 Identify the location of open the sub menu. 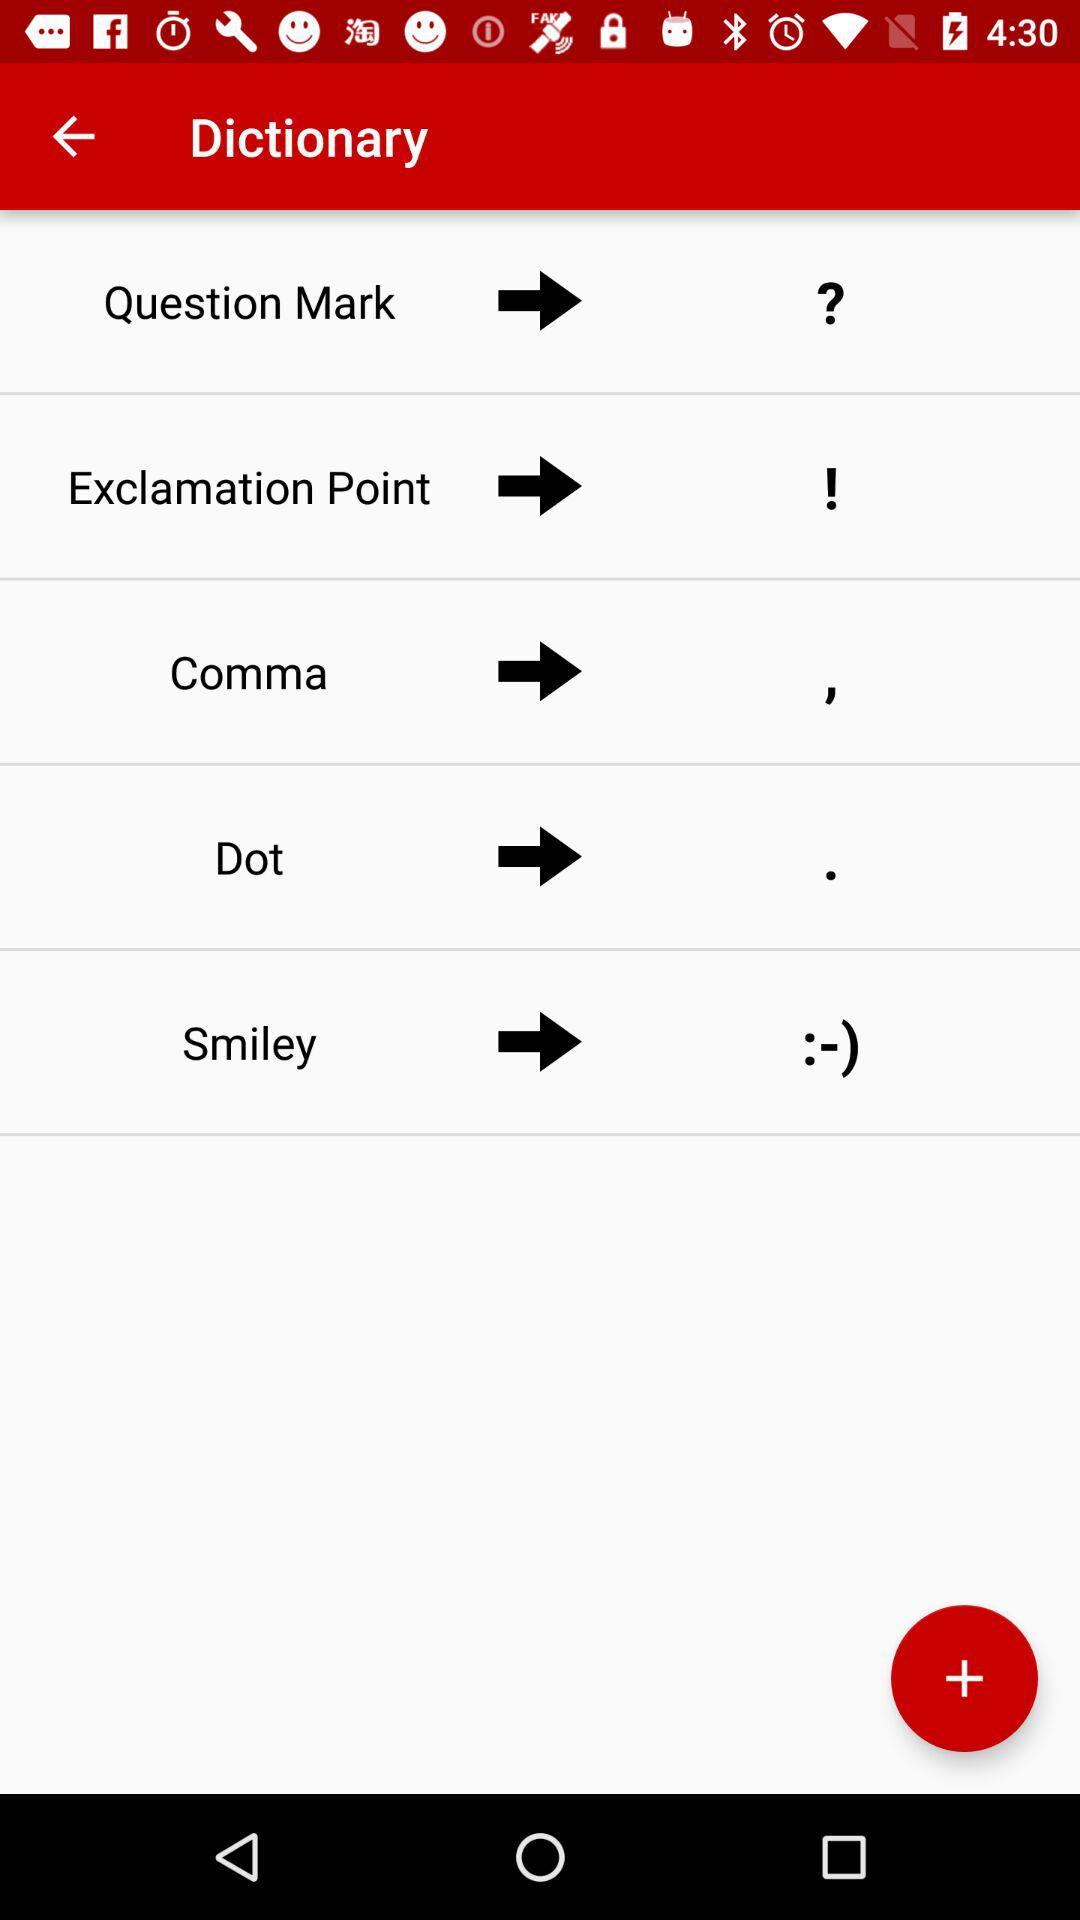
(963, 1678).